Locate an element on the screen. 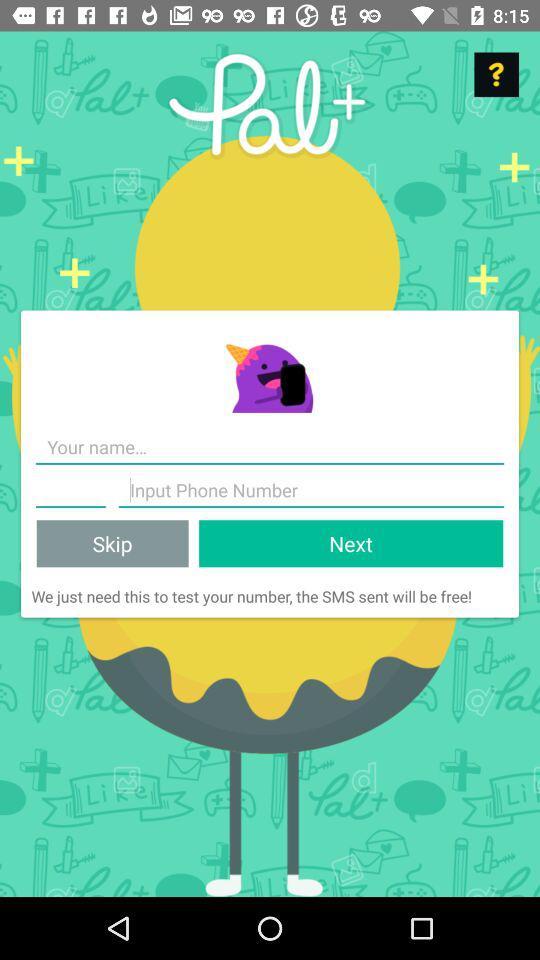 The width and height of the screenshot is (540, 960). name is located at coordinates (270, 447).